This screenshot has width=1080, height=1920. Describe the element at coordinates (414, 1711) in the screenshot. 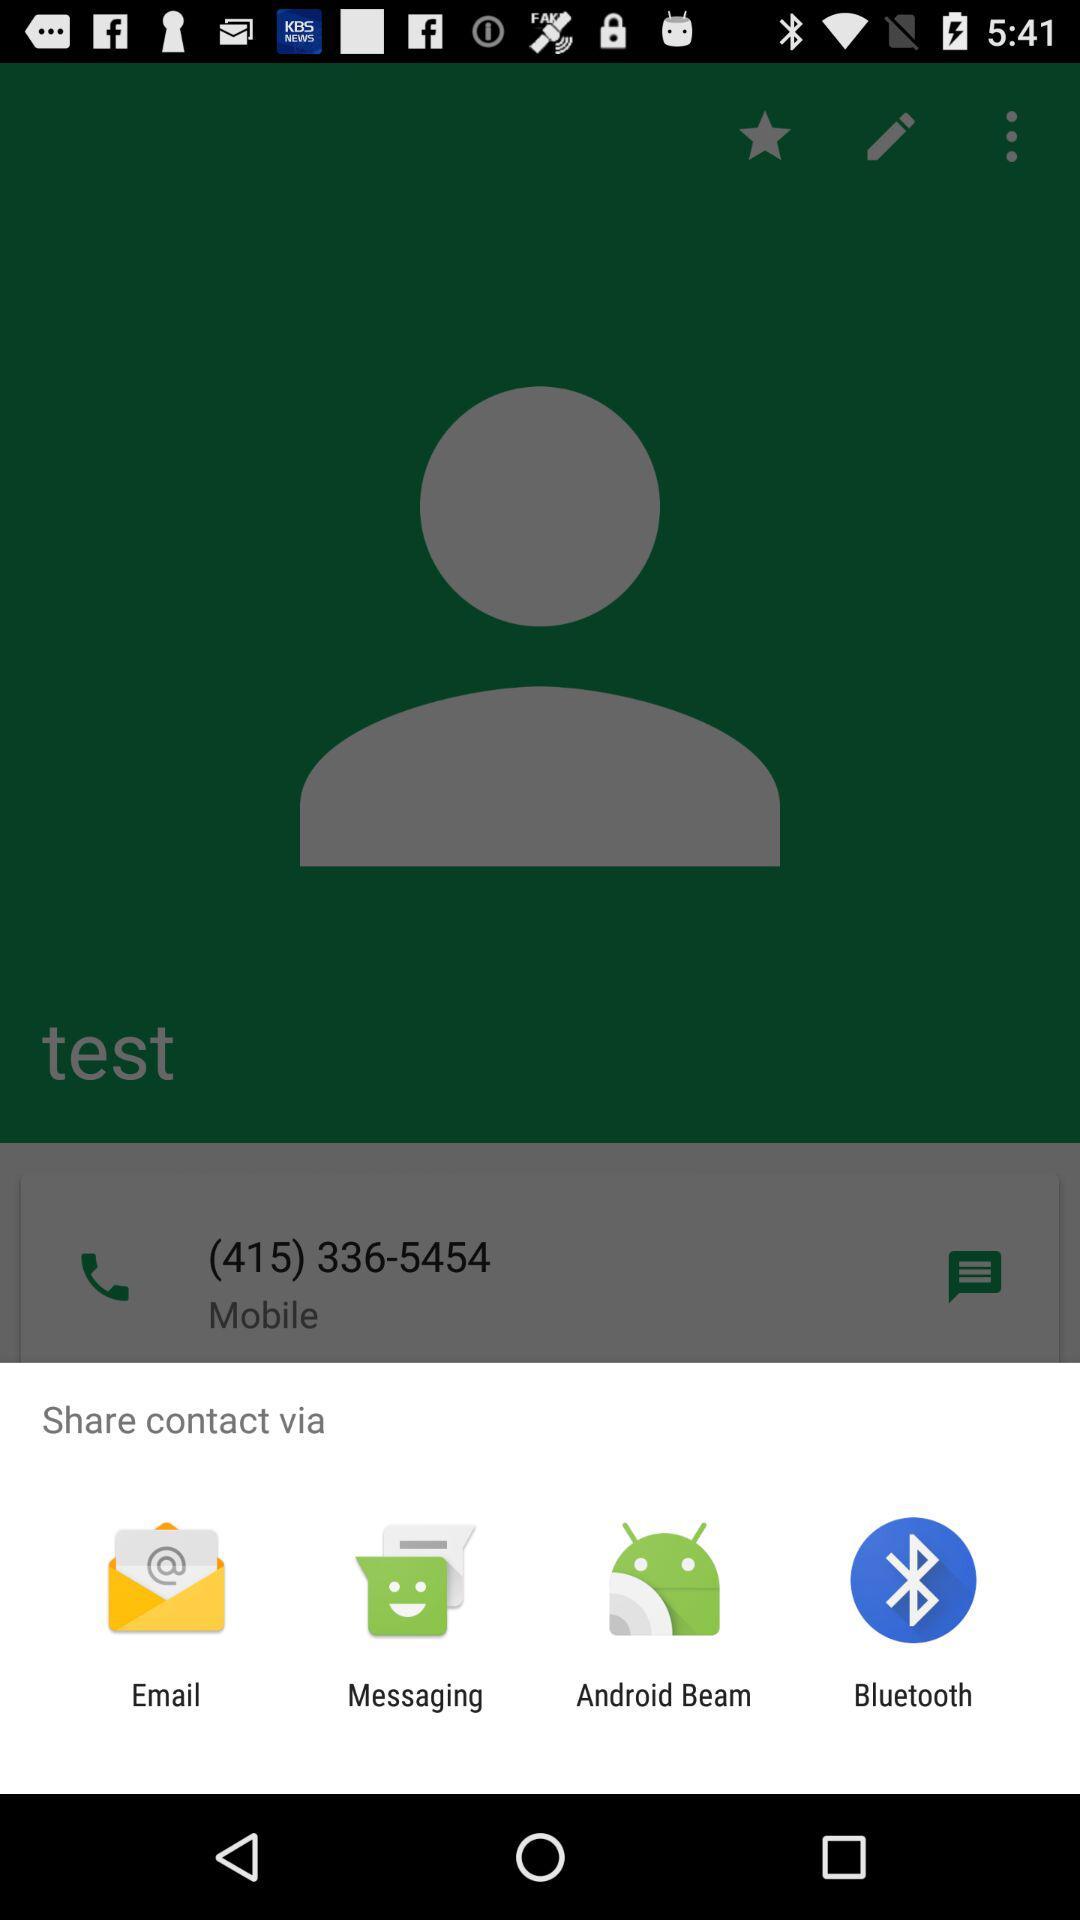

I see `the messaging app` at that location.